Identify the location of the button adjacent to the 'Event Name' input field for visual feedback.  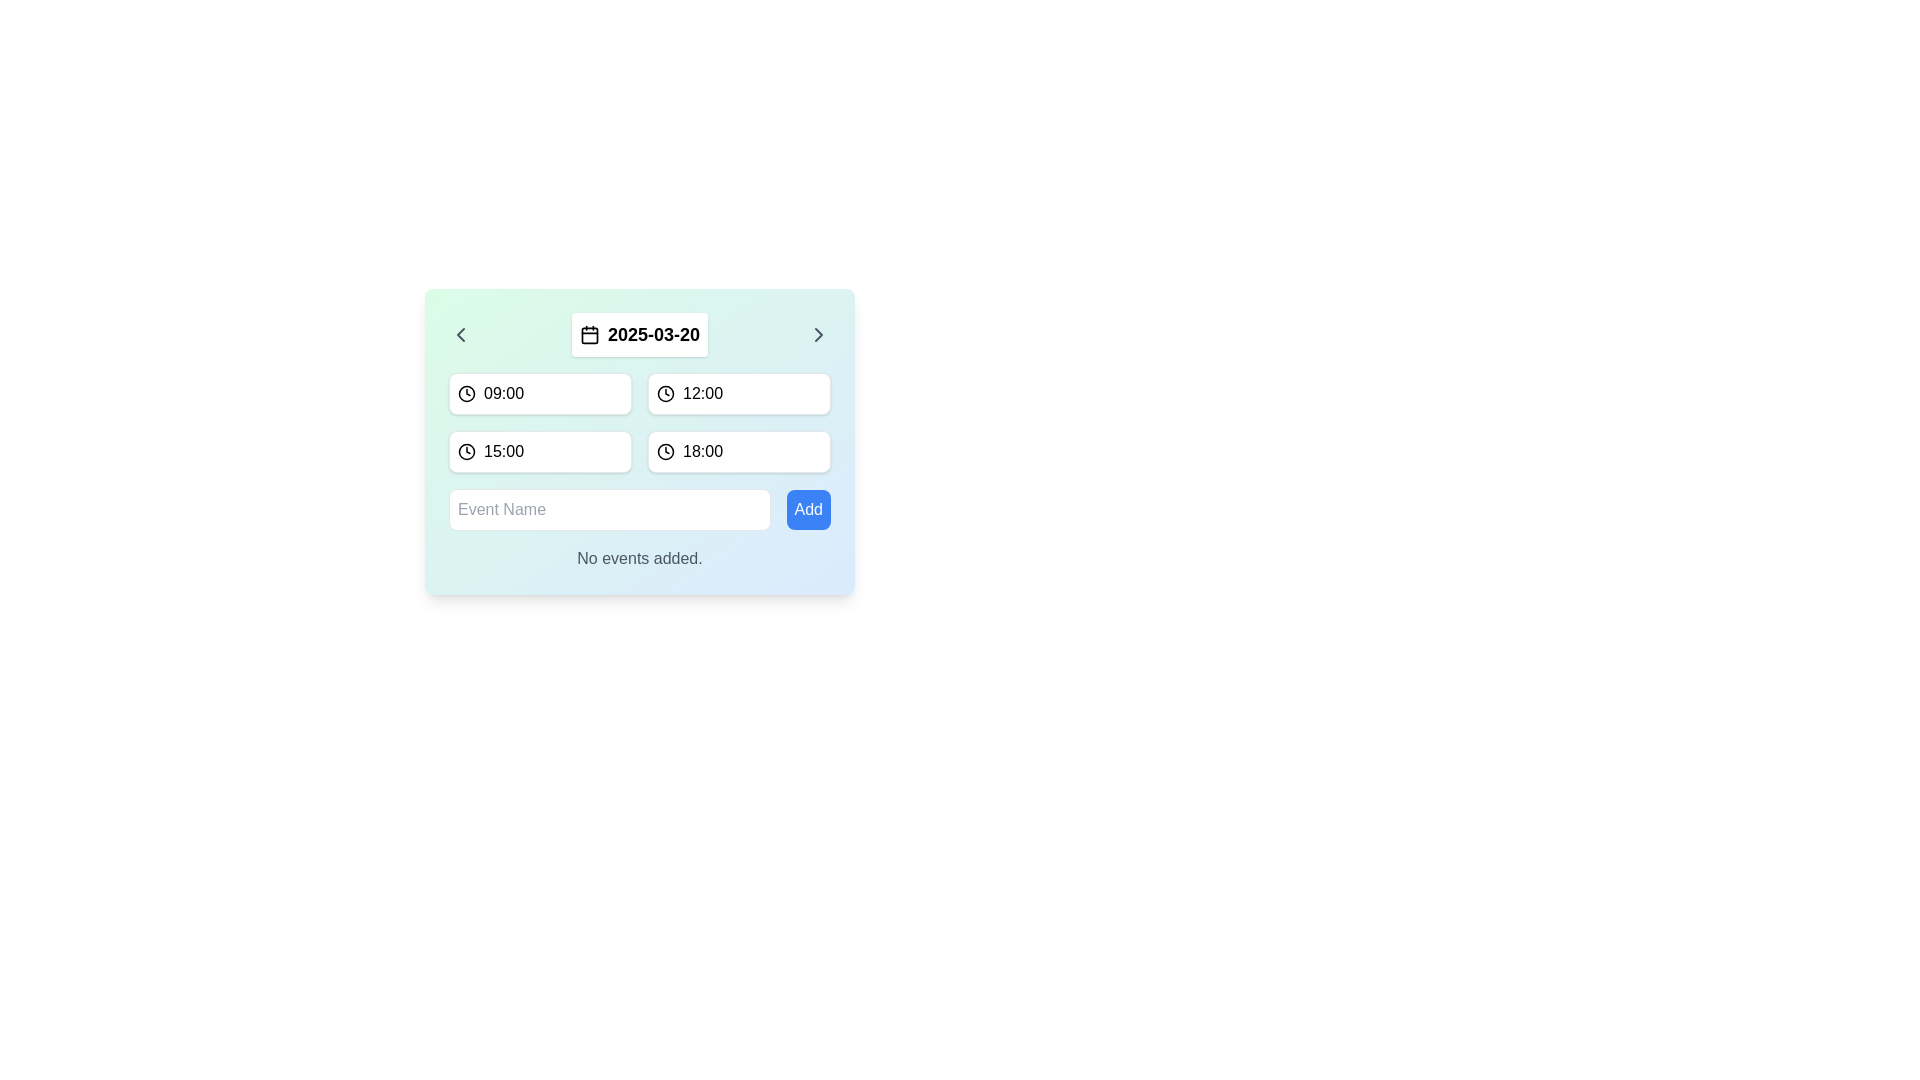
(808, 508).